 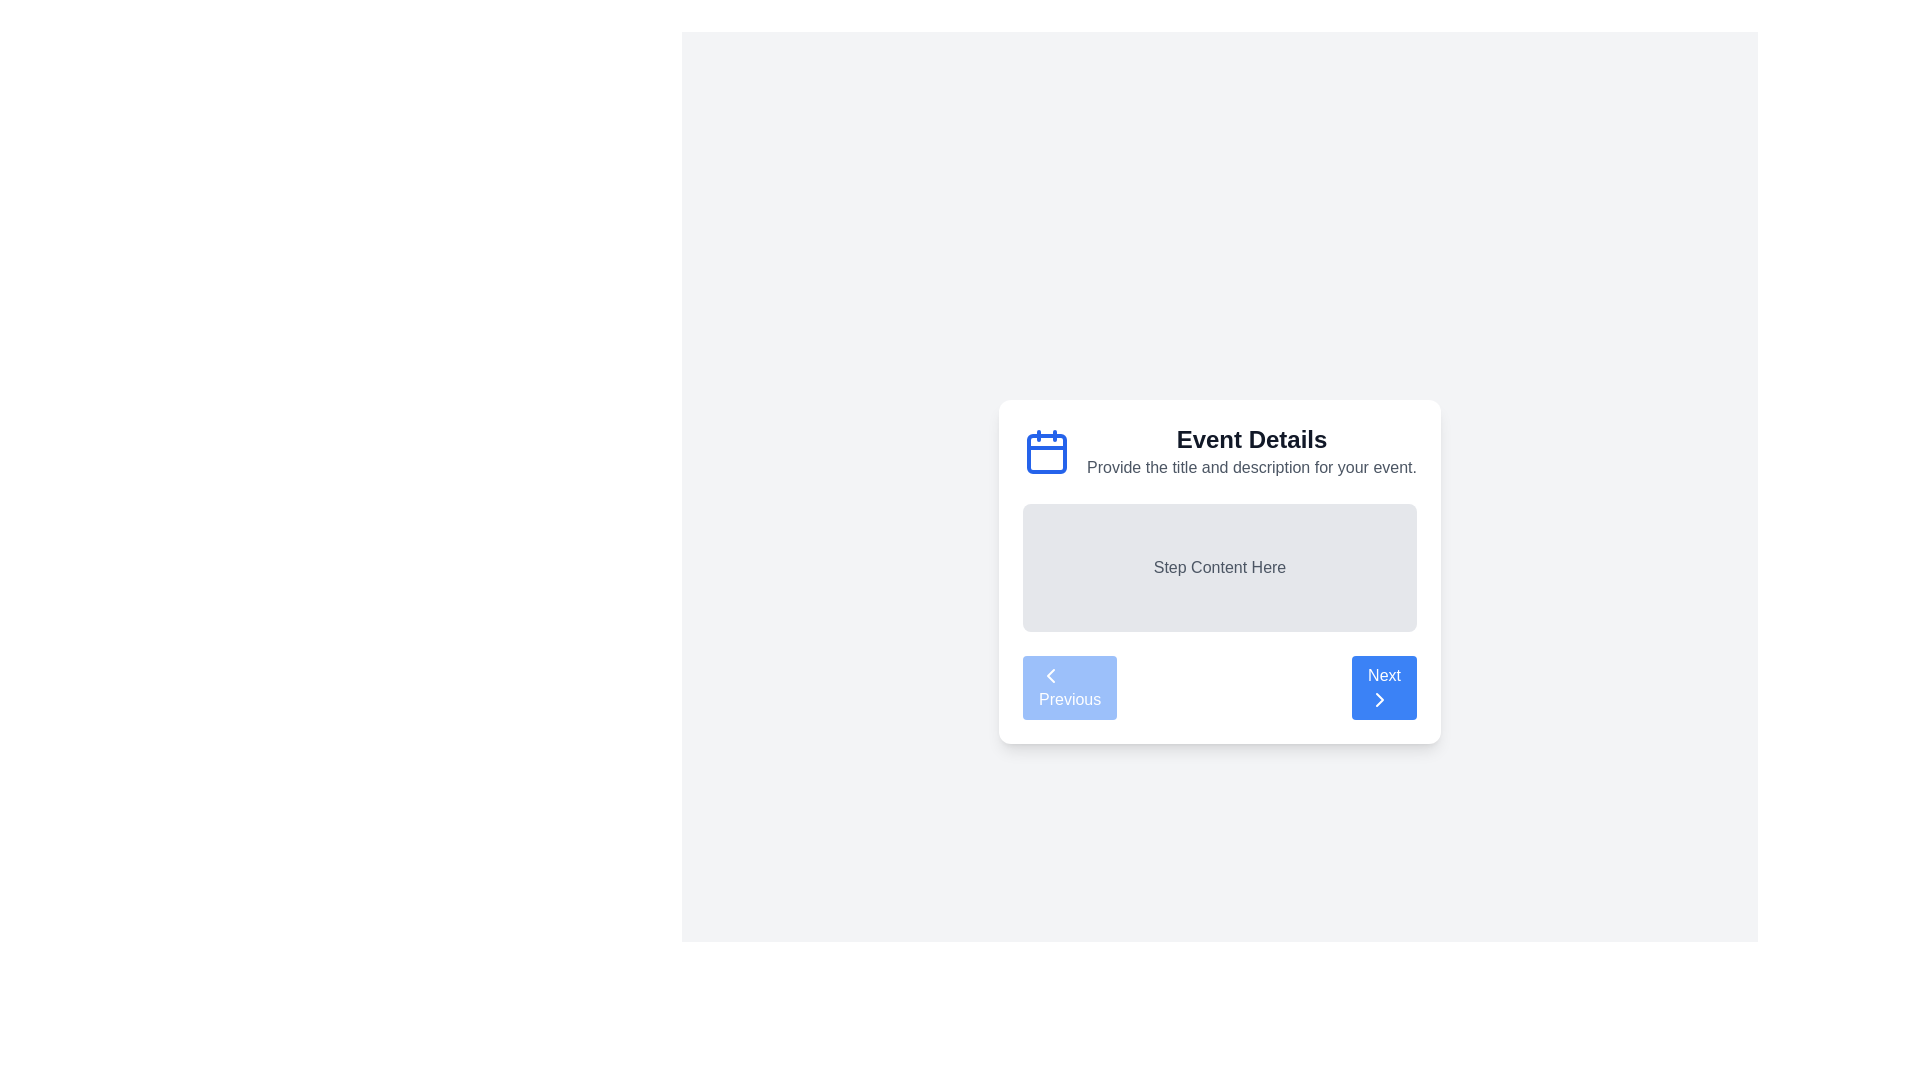 I want to click on the vector icon within the 'Next' button located at the bottom-right corner of the navigation interface, so click(x=1379, y=698).